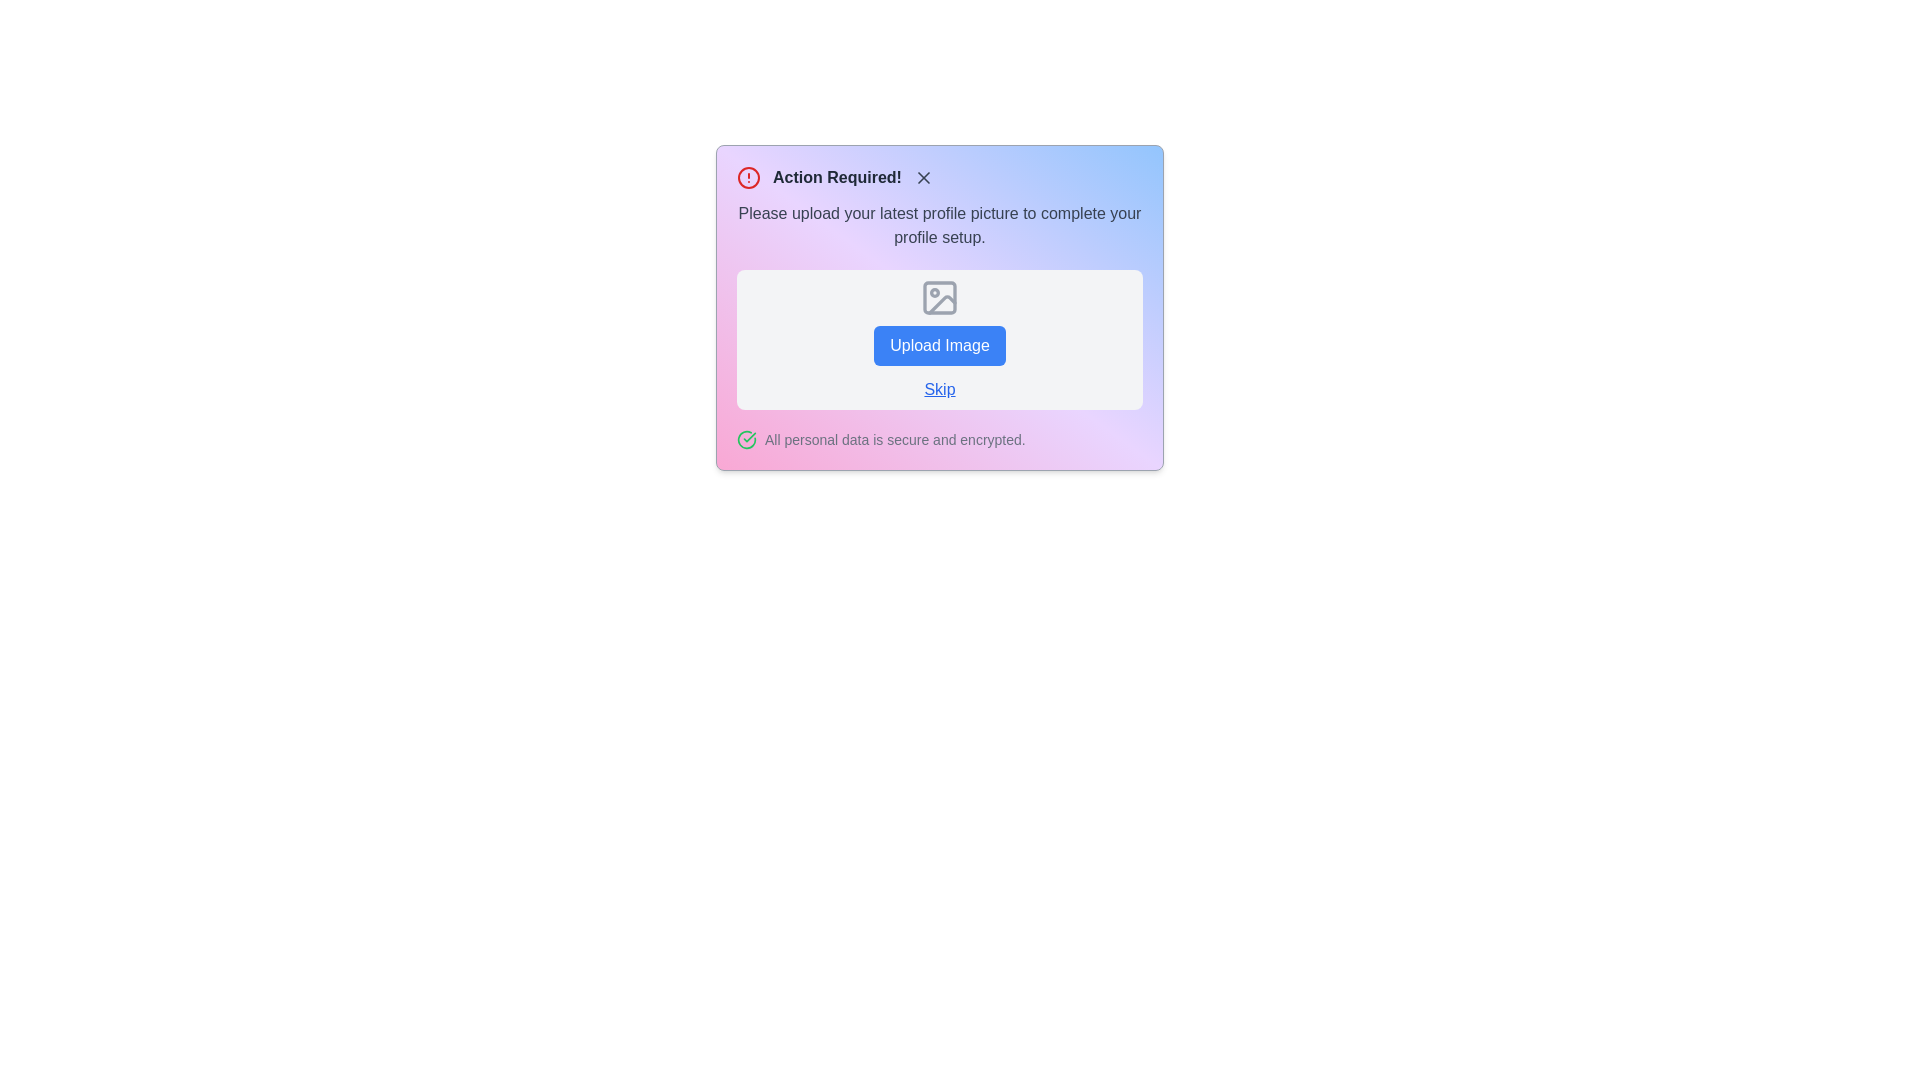 The width and height of the screenshot is (1920, 1080). What do you see at coordinates (939, 345) in the screenshot?
I see `the 'Upload Image' button to trigger the upload image action` at bounding box center [939, 345].